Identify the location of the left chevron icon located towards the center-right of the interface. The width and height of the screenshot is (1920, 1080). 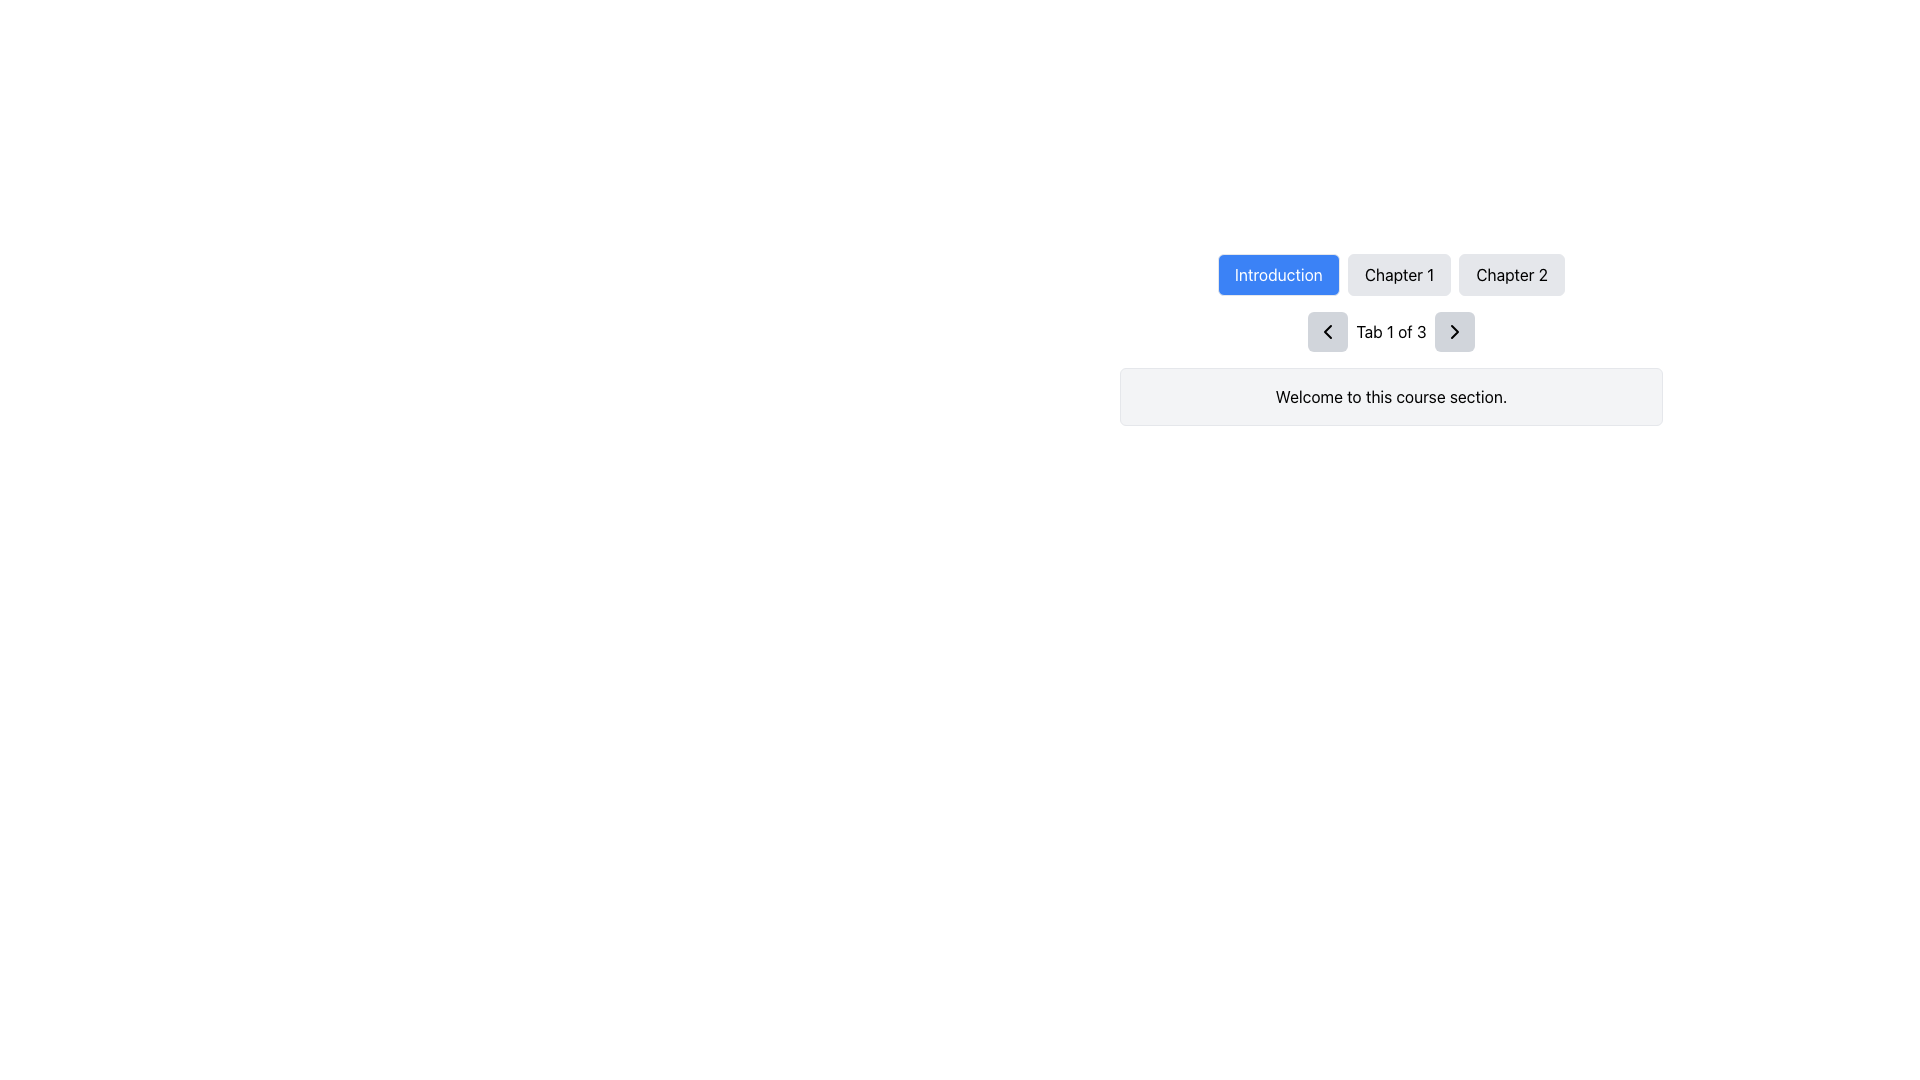
(1328, 330).